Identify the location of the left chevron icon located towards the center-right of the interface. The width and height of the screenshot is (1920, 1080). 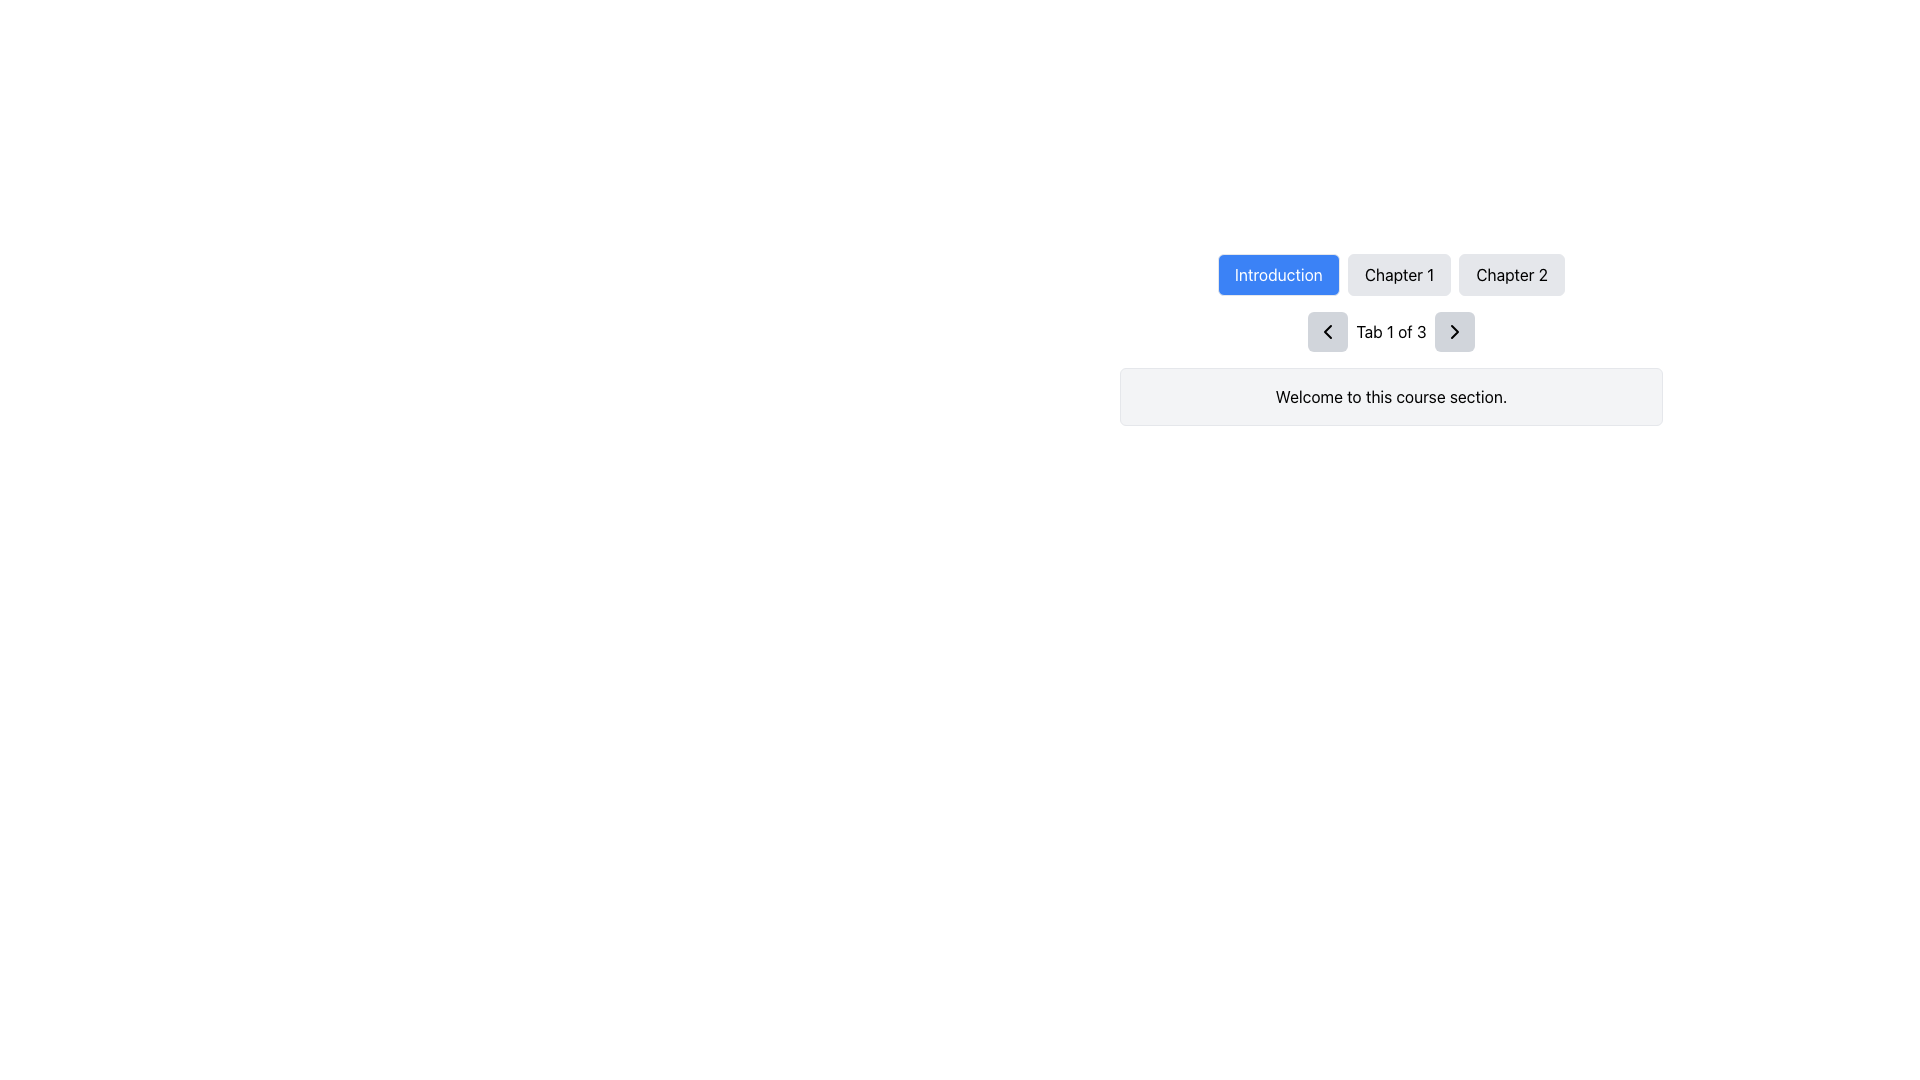
(1328, 330).